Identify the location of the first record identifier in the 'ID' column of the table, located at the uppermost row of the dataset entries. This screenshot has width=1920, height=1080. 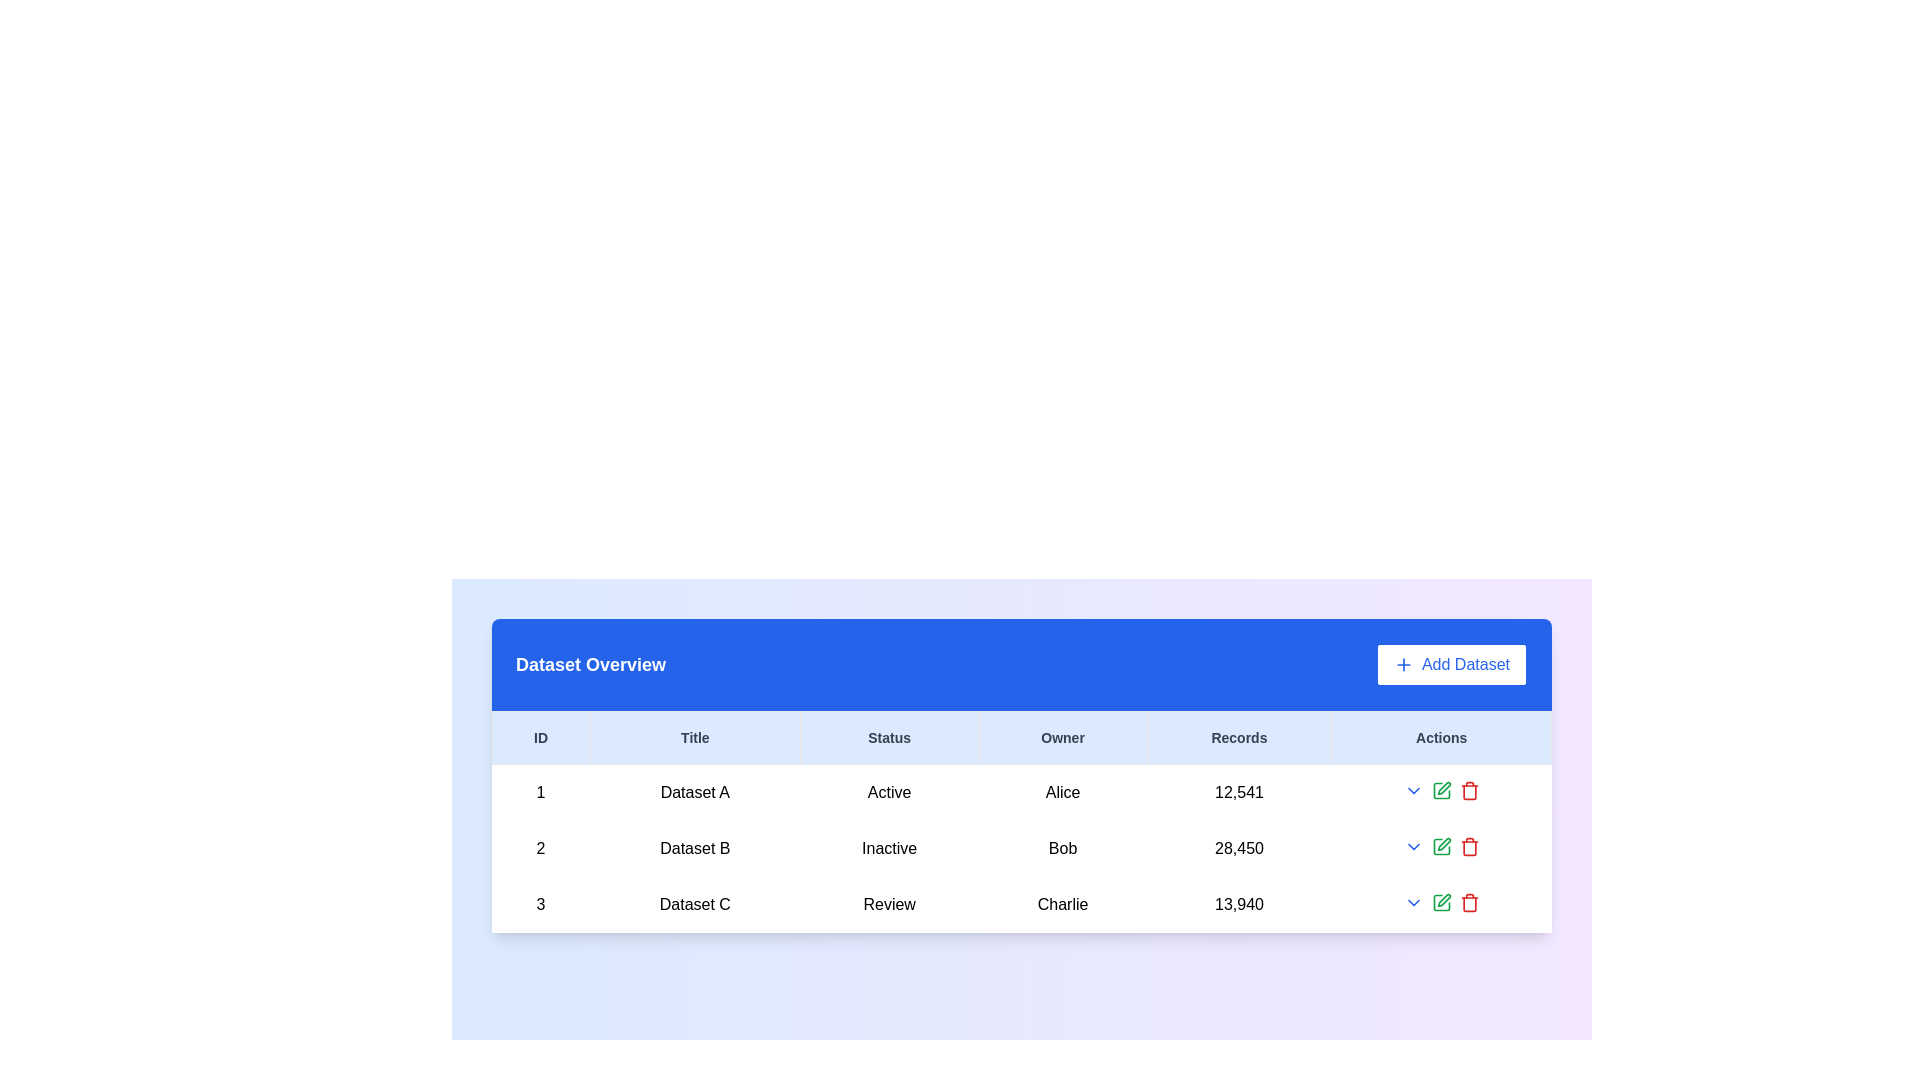
(541, 792).